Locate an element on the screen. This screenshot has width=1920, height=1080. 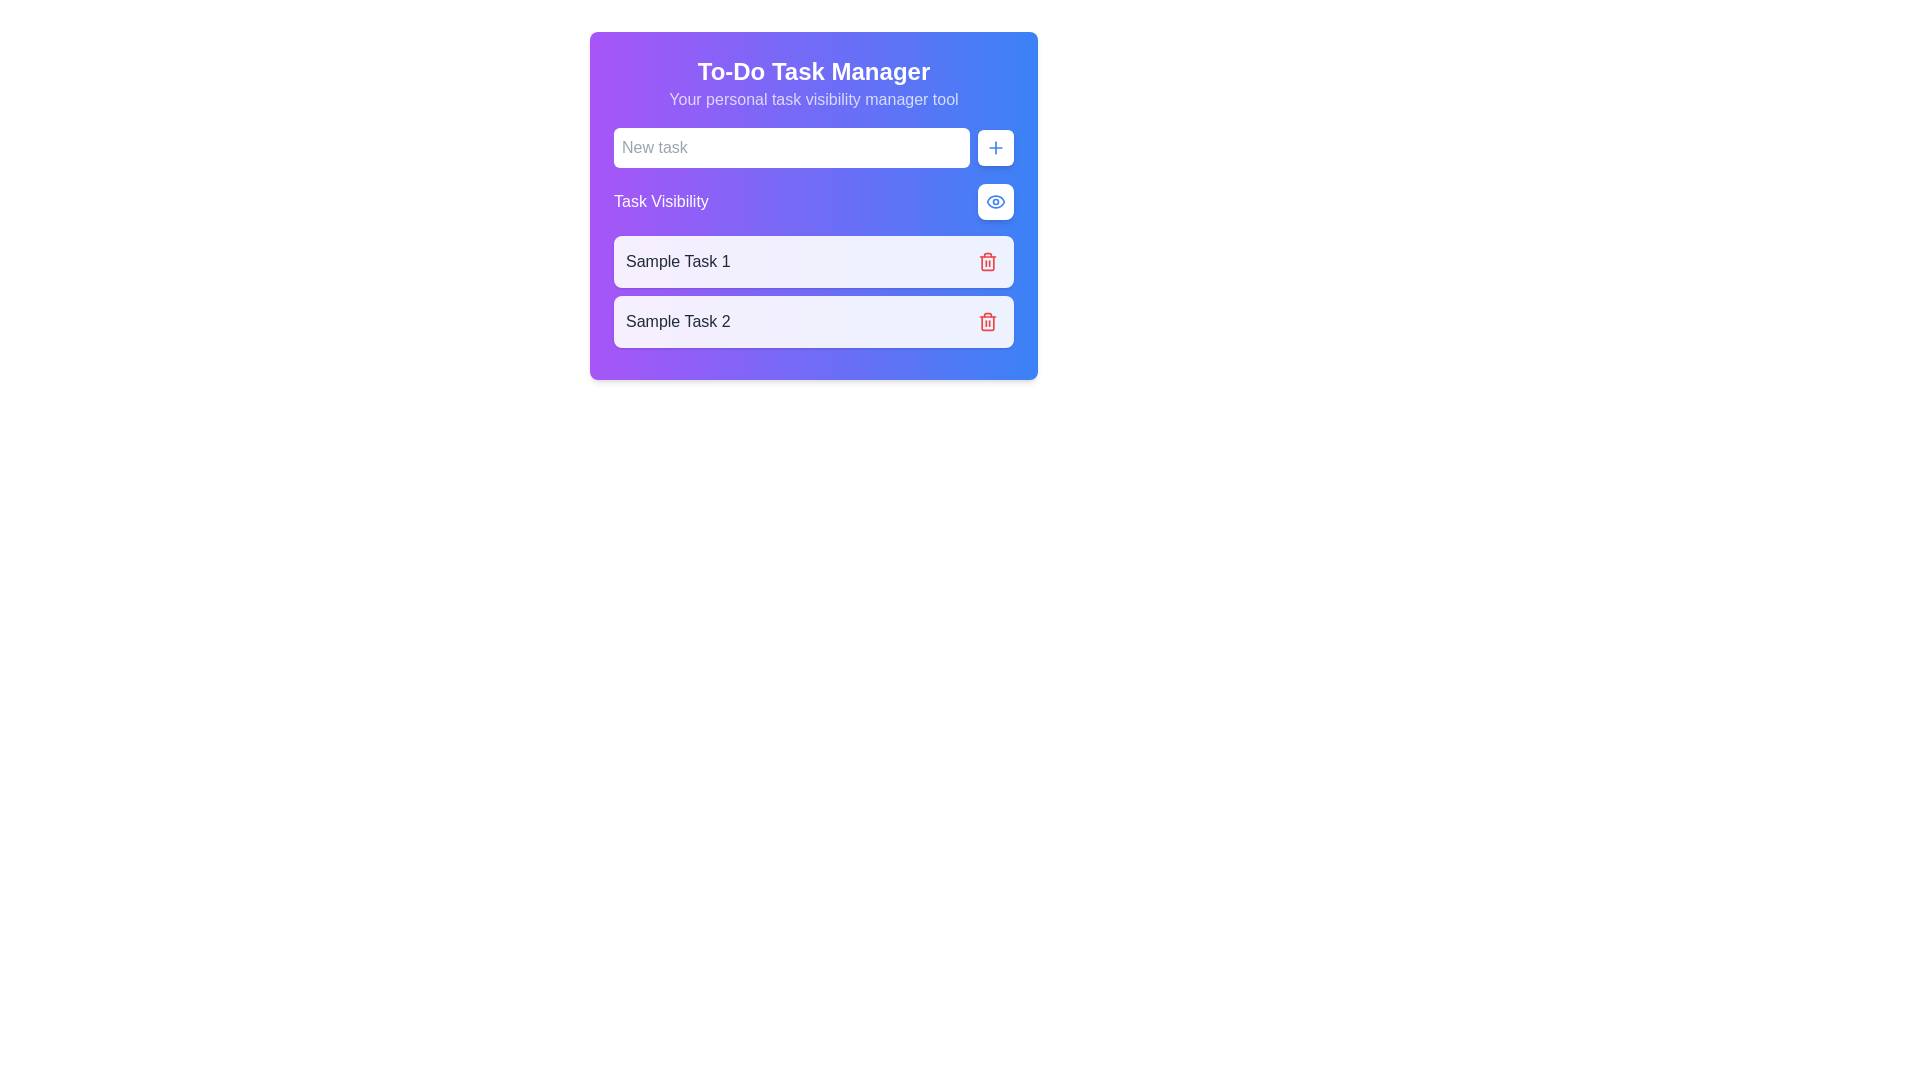
the task labeled 'Sample Task 1' in the to-do task manager is located at coordinates (814, 261).